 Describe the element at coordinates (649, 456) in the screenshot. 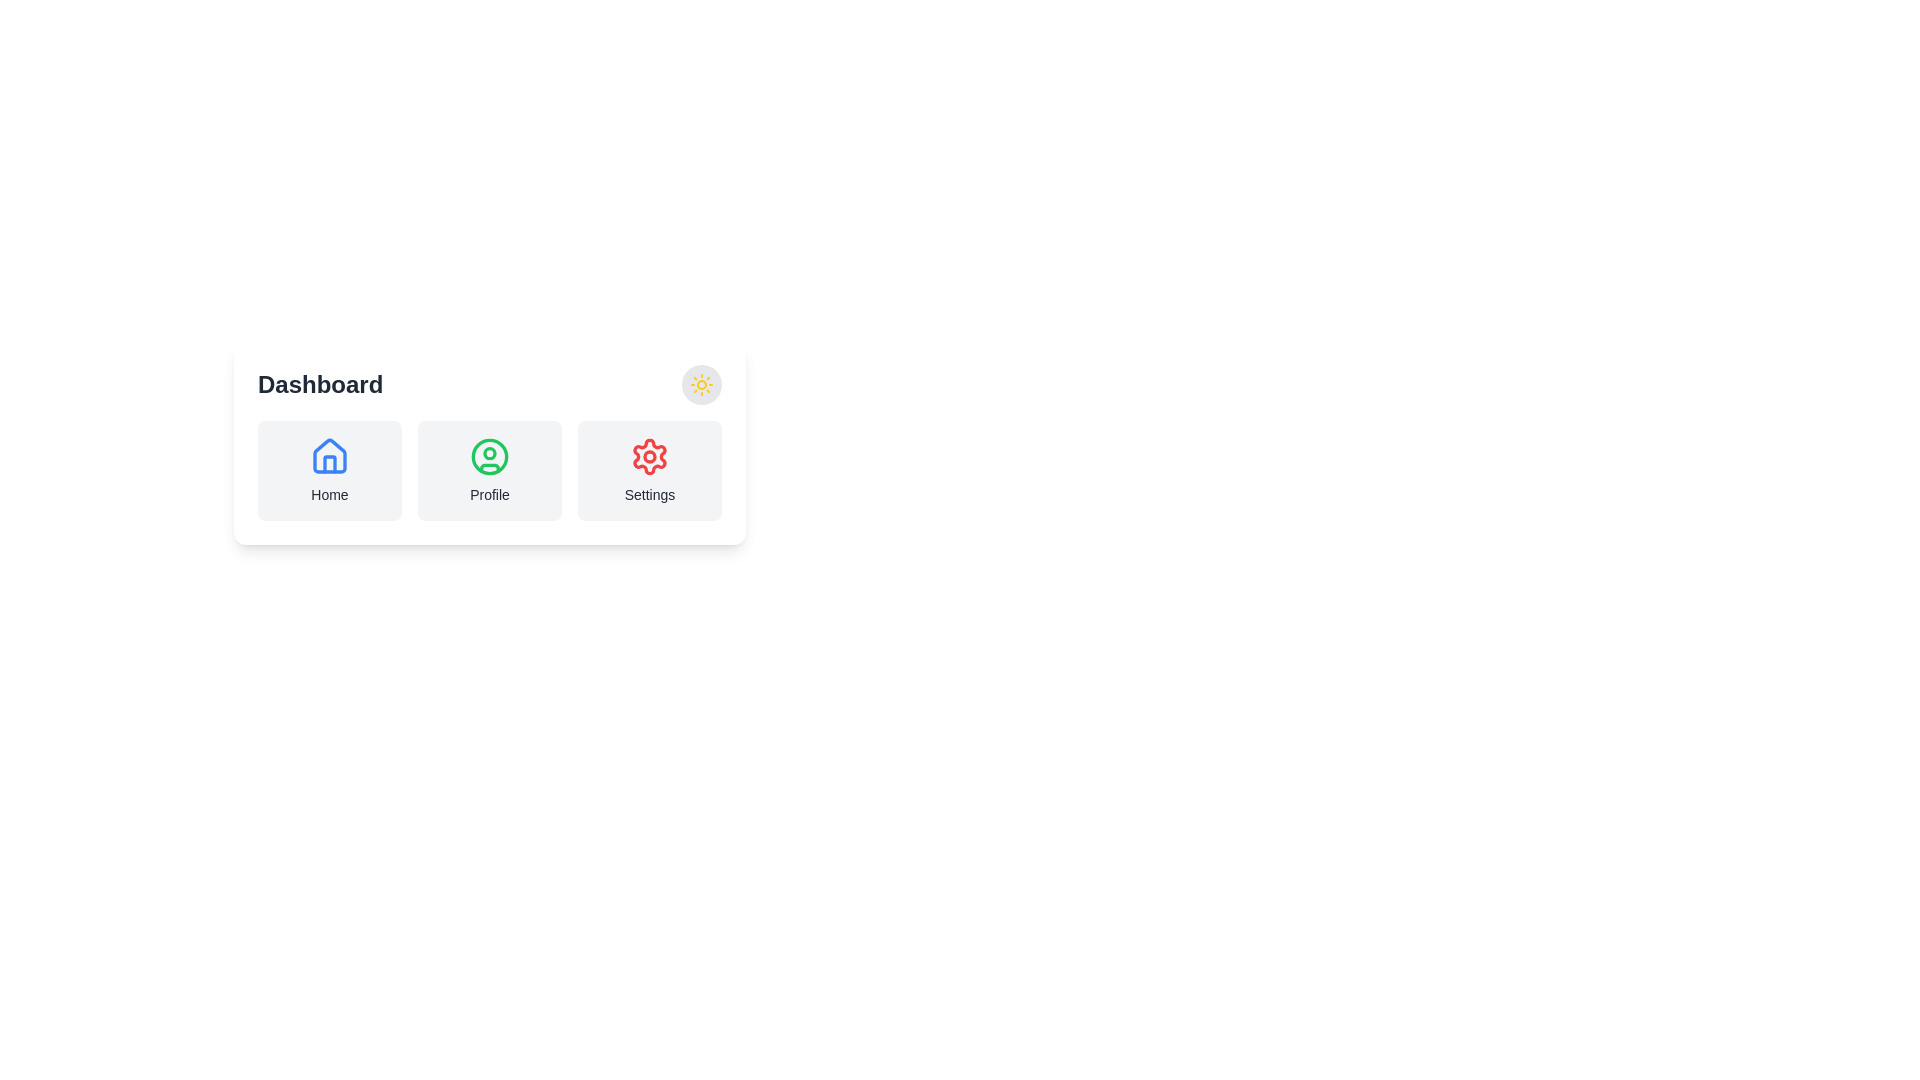

I see `the circular decorative element located in the center of the settings icon, which is part of the gear symbol` at that location.